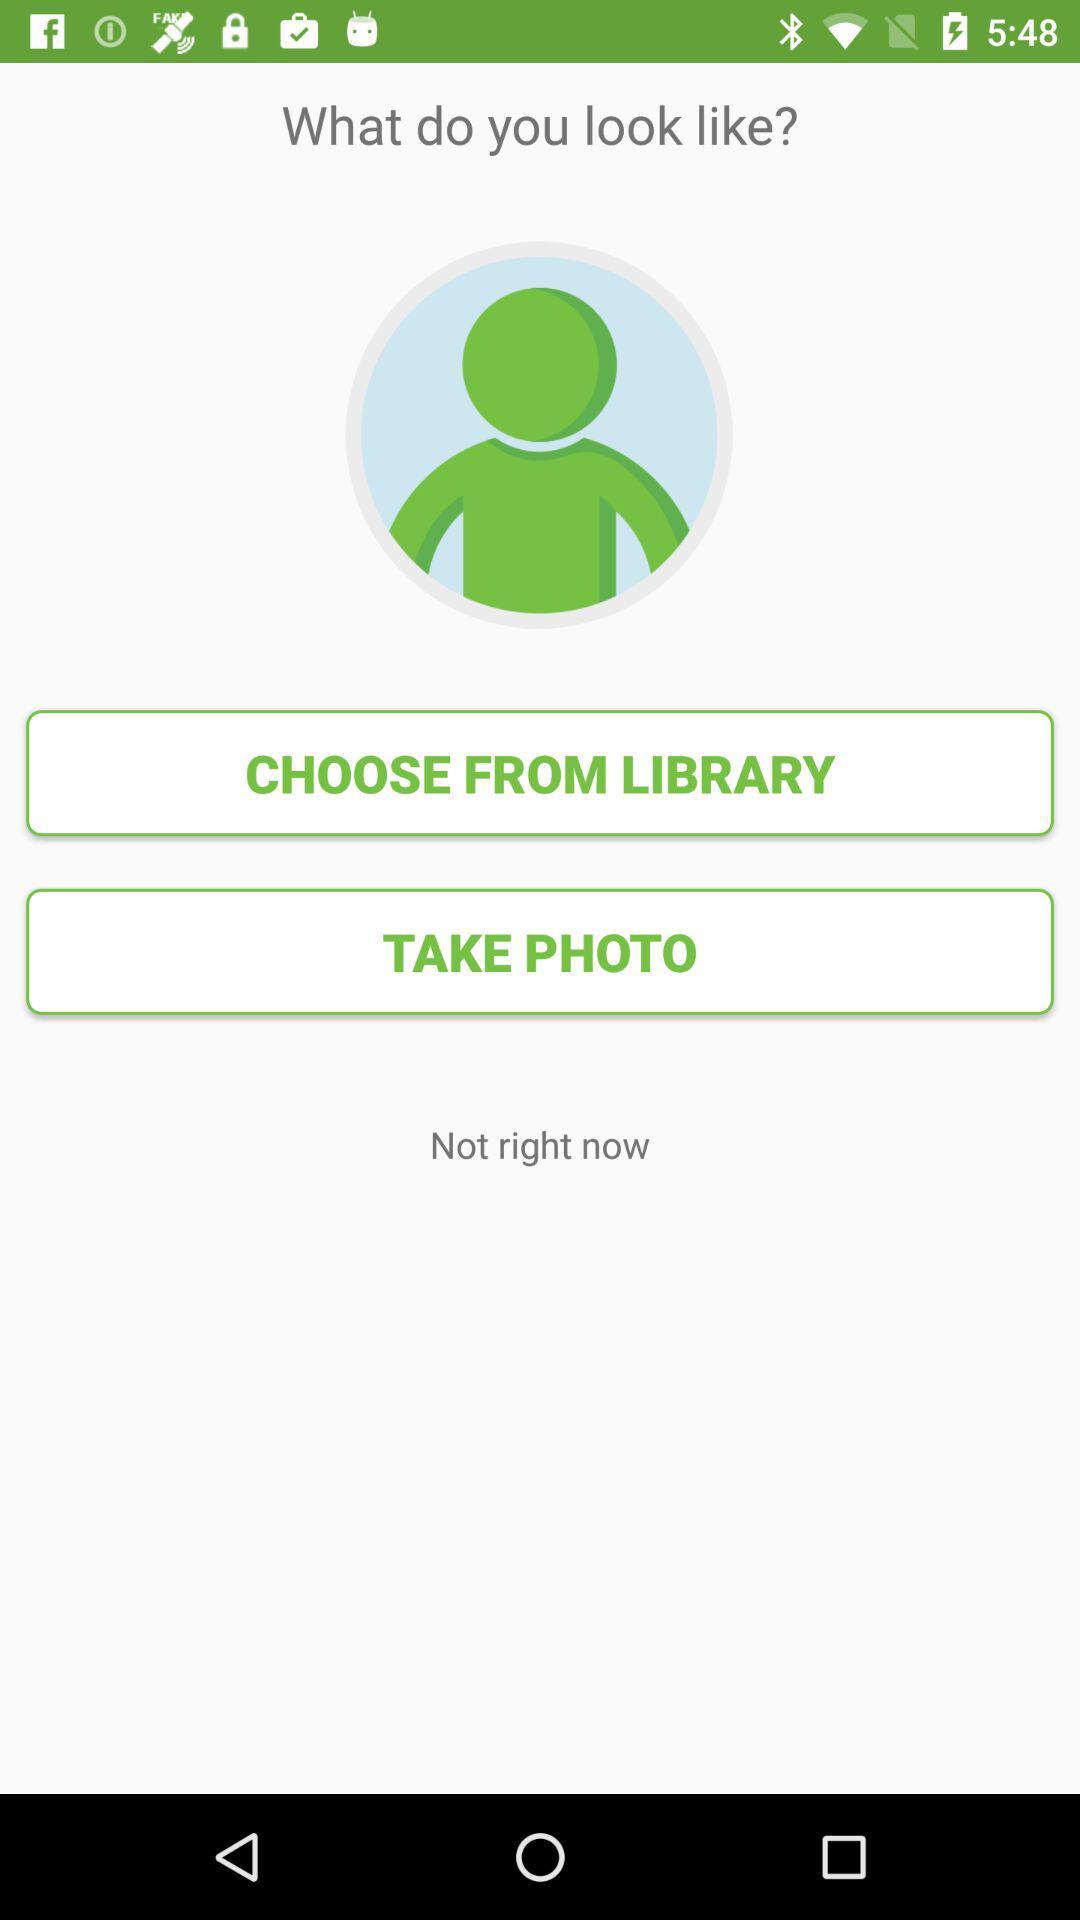 This screenshot has height=1920, width=1080. Describe the element at coordinates (540, 1144) in the screenshot. I see `the item below take photo item` at that location.